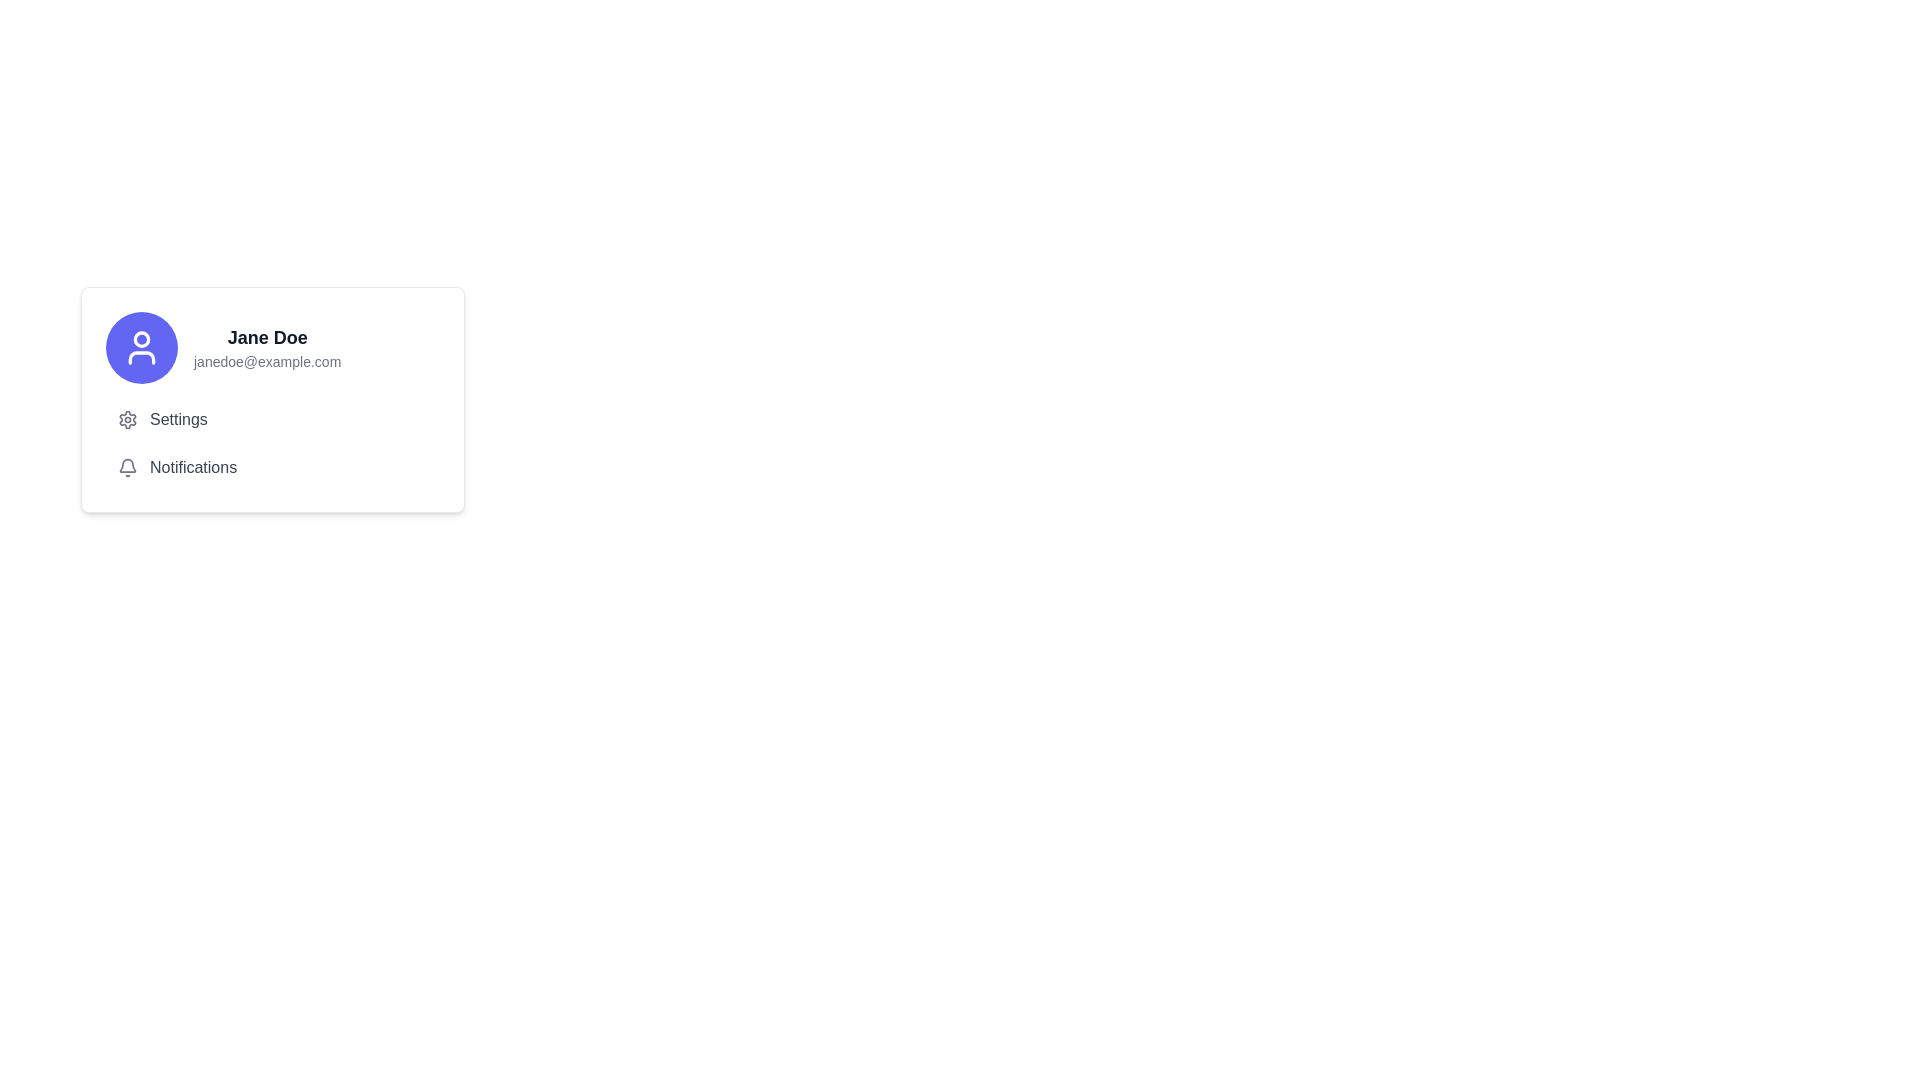 This screenshot has height=1080, width=1920. Describe the element at coordinates (127, 419) in the screenshot. I see `the cogwheel icon, which is the first element in the 'Settings' interaction row, represented in grey and polished style` at that location.